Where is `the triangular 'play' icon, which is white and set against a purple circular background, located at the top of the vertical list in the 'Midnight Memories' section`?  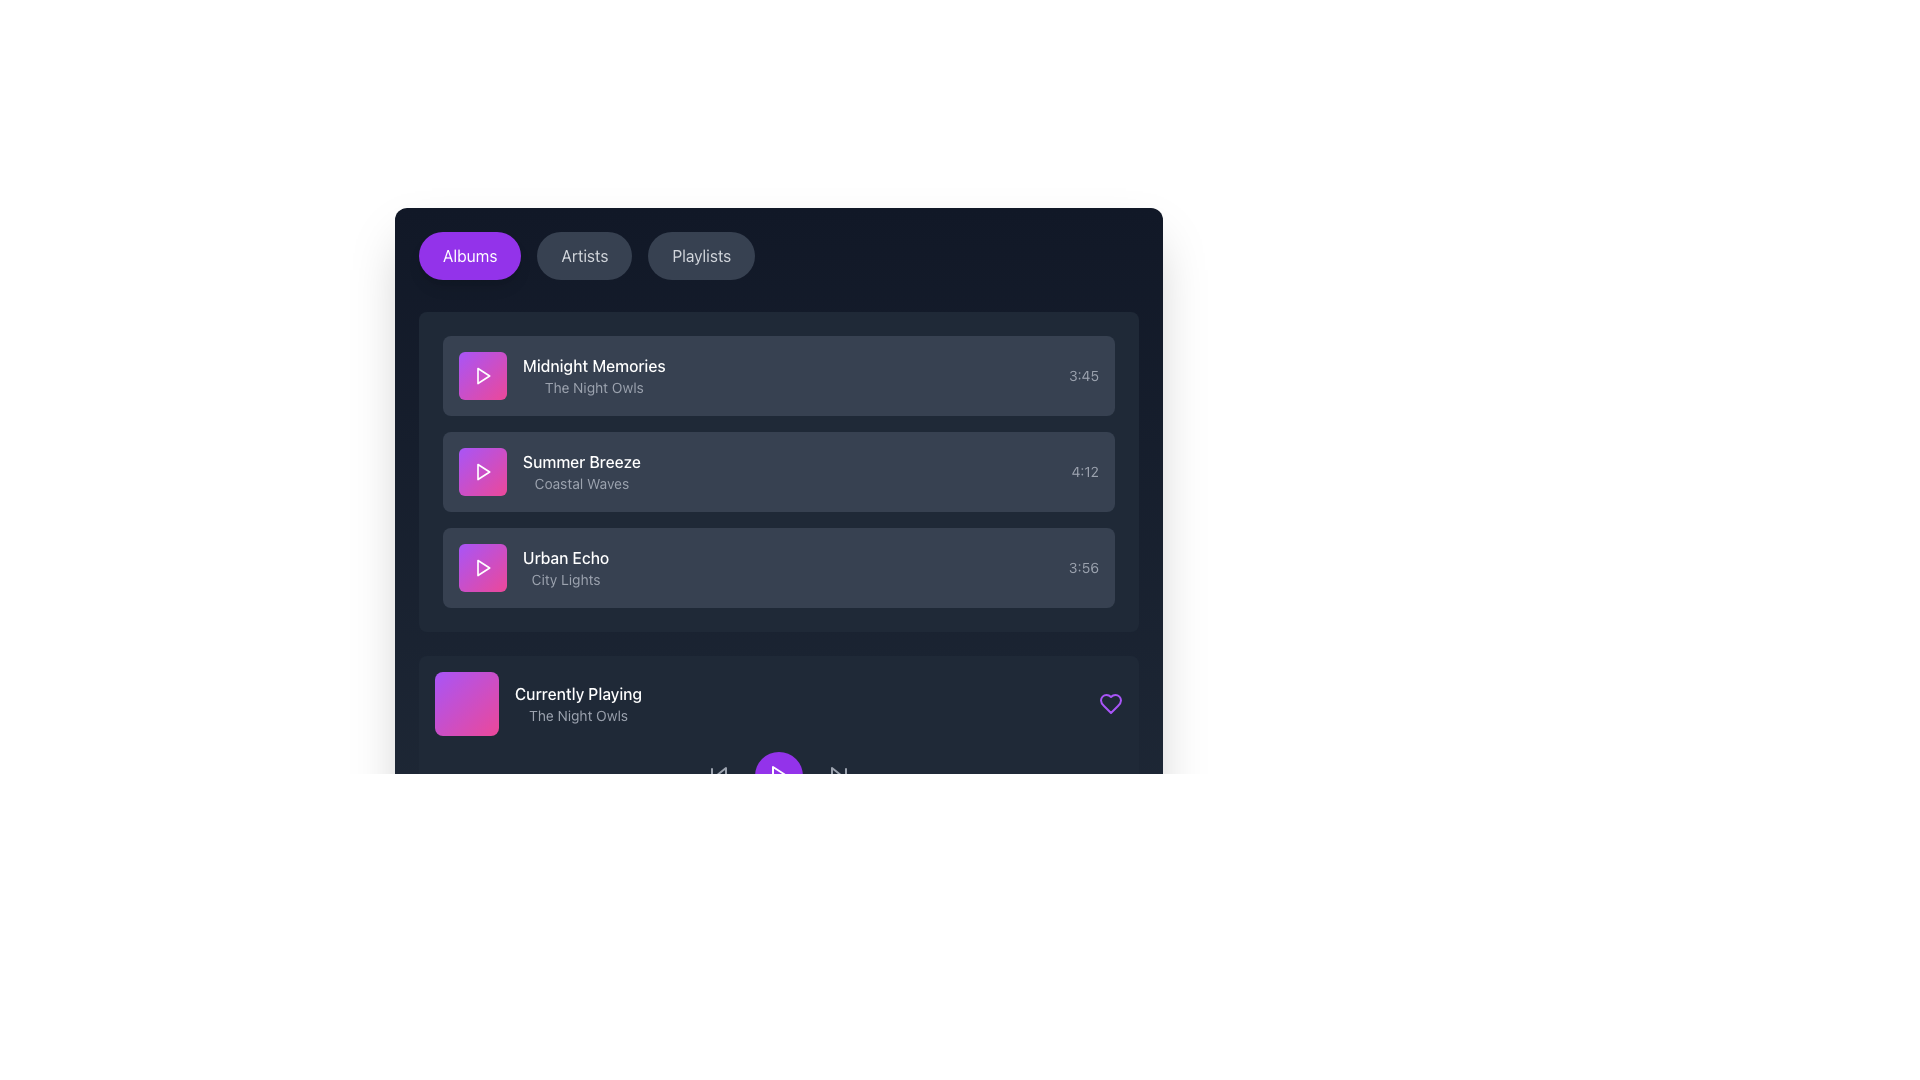 the triangular 'play' icon, which is white and set against a purple circular background, located at the top of the vertical list in the 'Midnight Memories' section is located at coordinates (483, 375).